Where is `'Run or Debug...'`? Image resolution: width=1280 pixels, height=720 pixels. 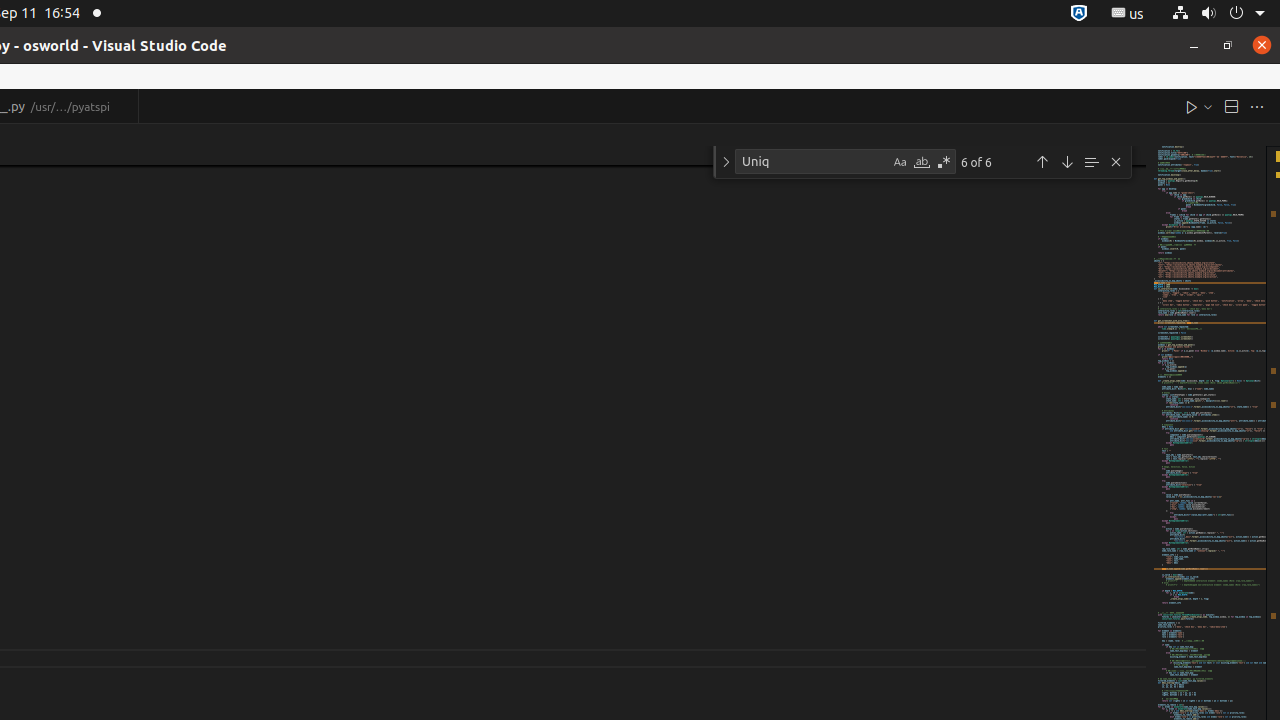
'Run or Debug...' is located at coordinates (1206, 106).